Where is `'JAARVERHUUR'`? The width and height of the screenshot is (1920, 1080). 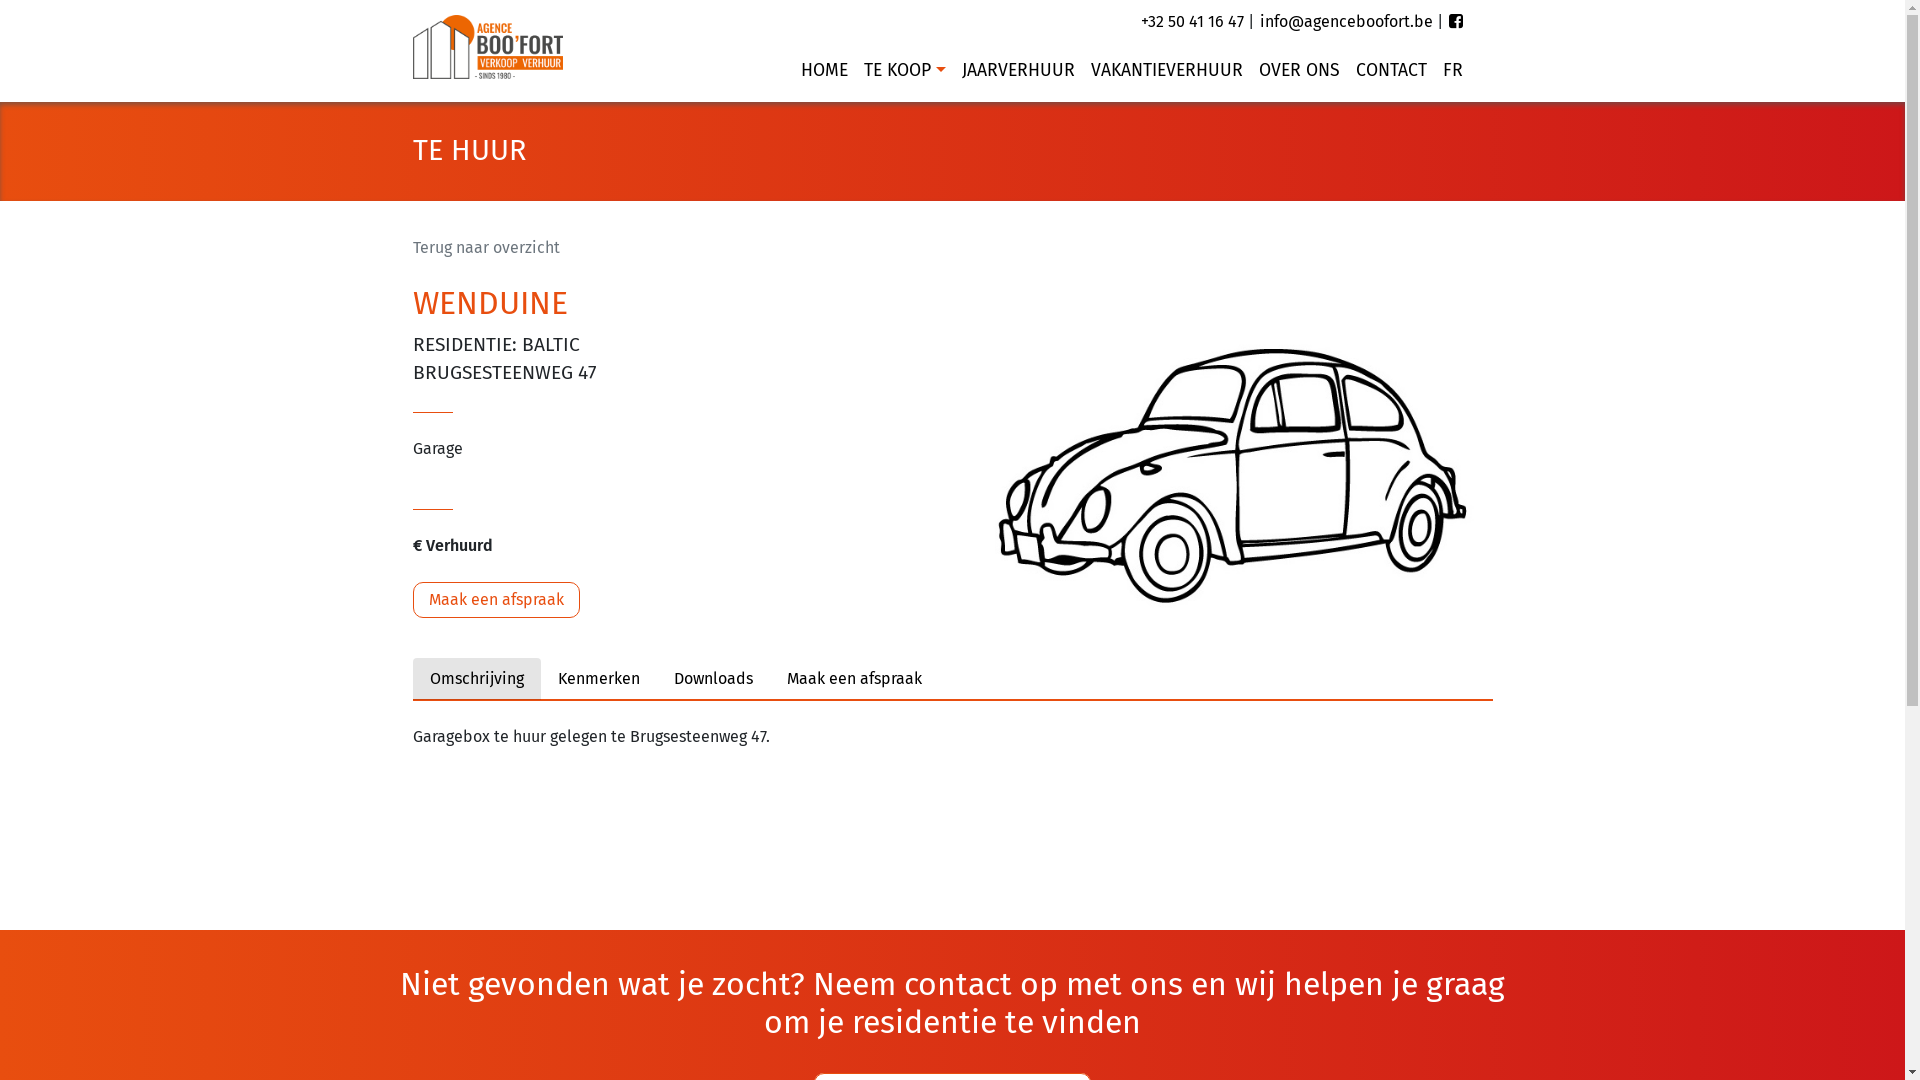 'JAARVERHUUR' is located at coordinates (953, 69).